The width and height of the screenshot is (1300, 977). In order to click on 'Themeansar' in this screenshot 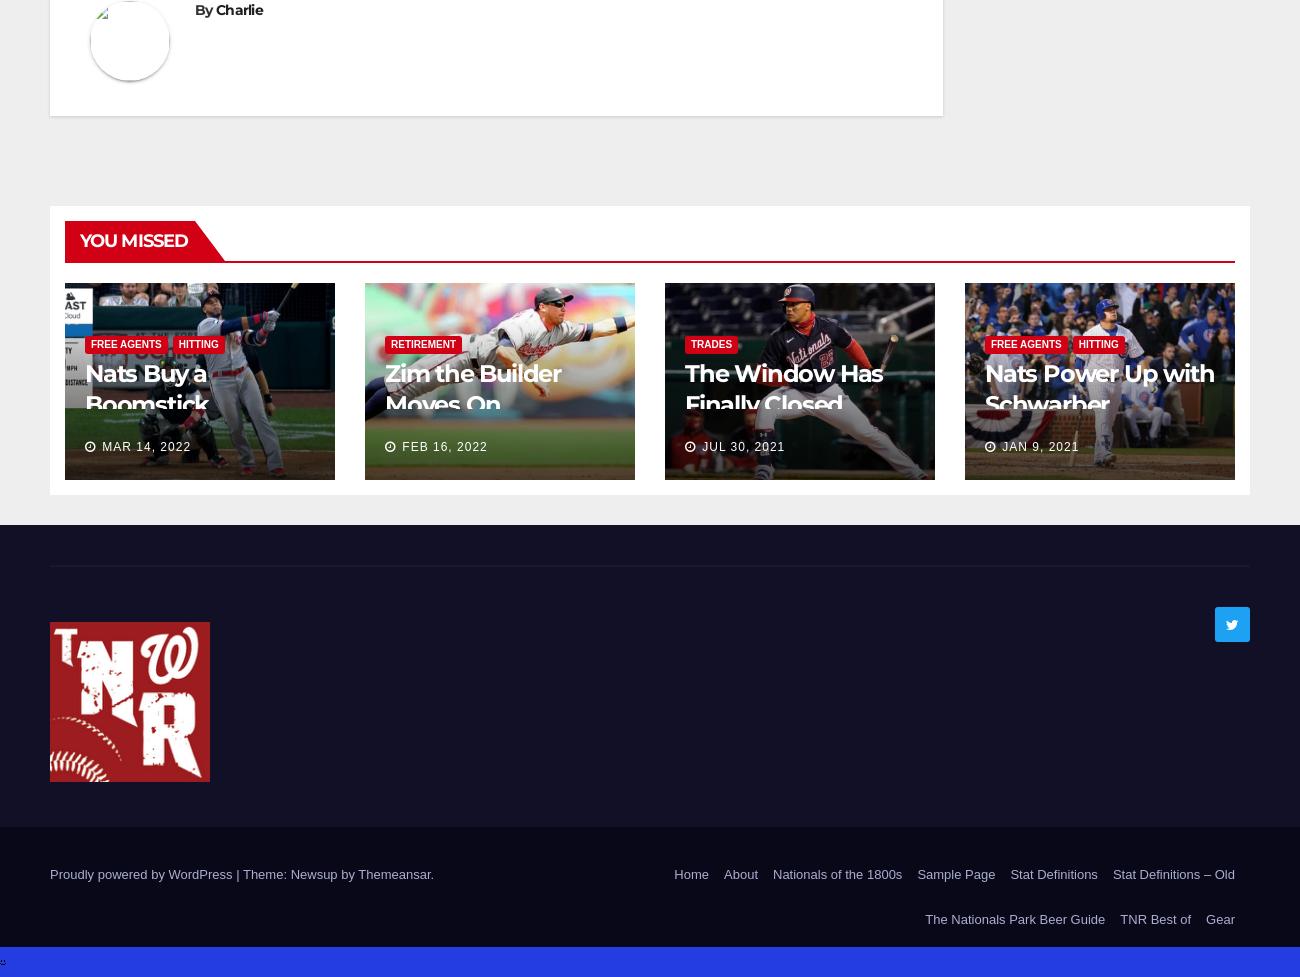, I will do `click(394, 873)`.